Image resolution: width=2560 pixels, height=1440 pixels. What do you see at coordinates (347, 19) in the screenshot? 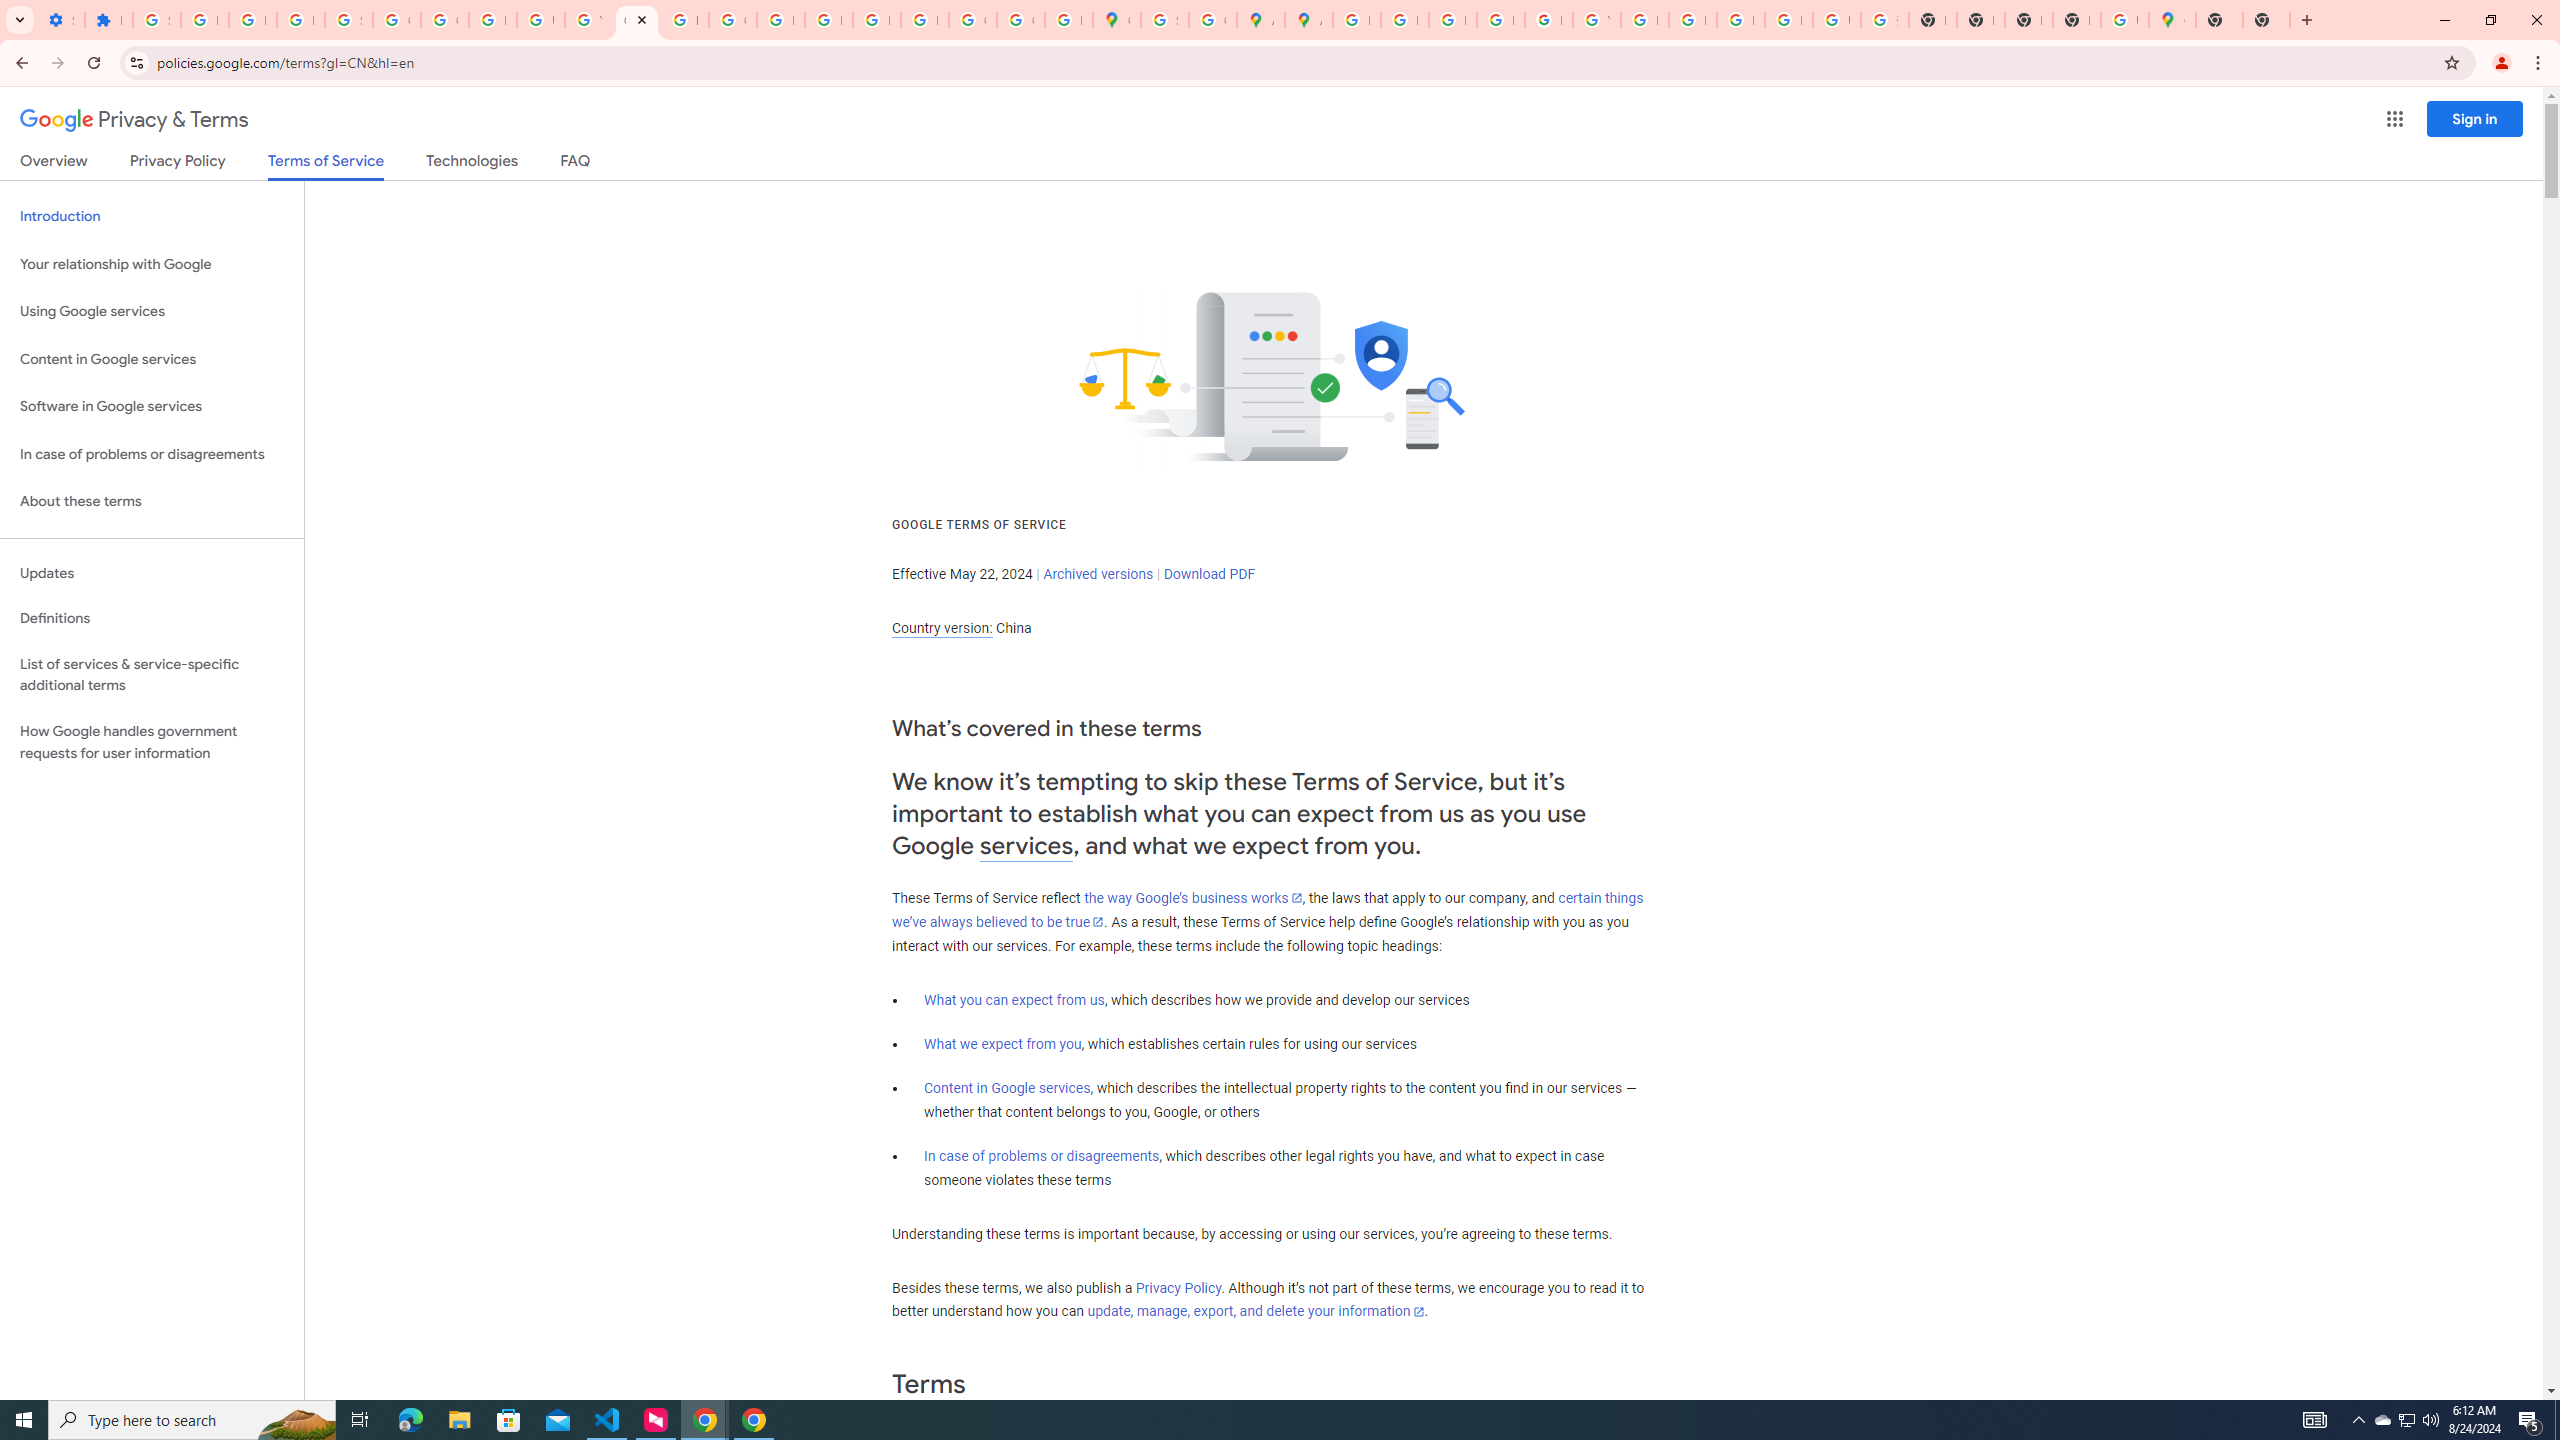
I see `'Sign in - Google Accounts'` at bounding box center [347, 19].